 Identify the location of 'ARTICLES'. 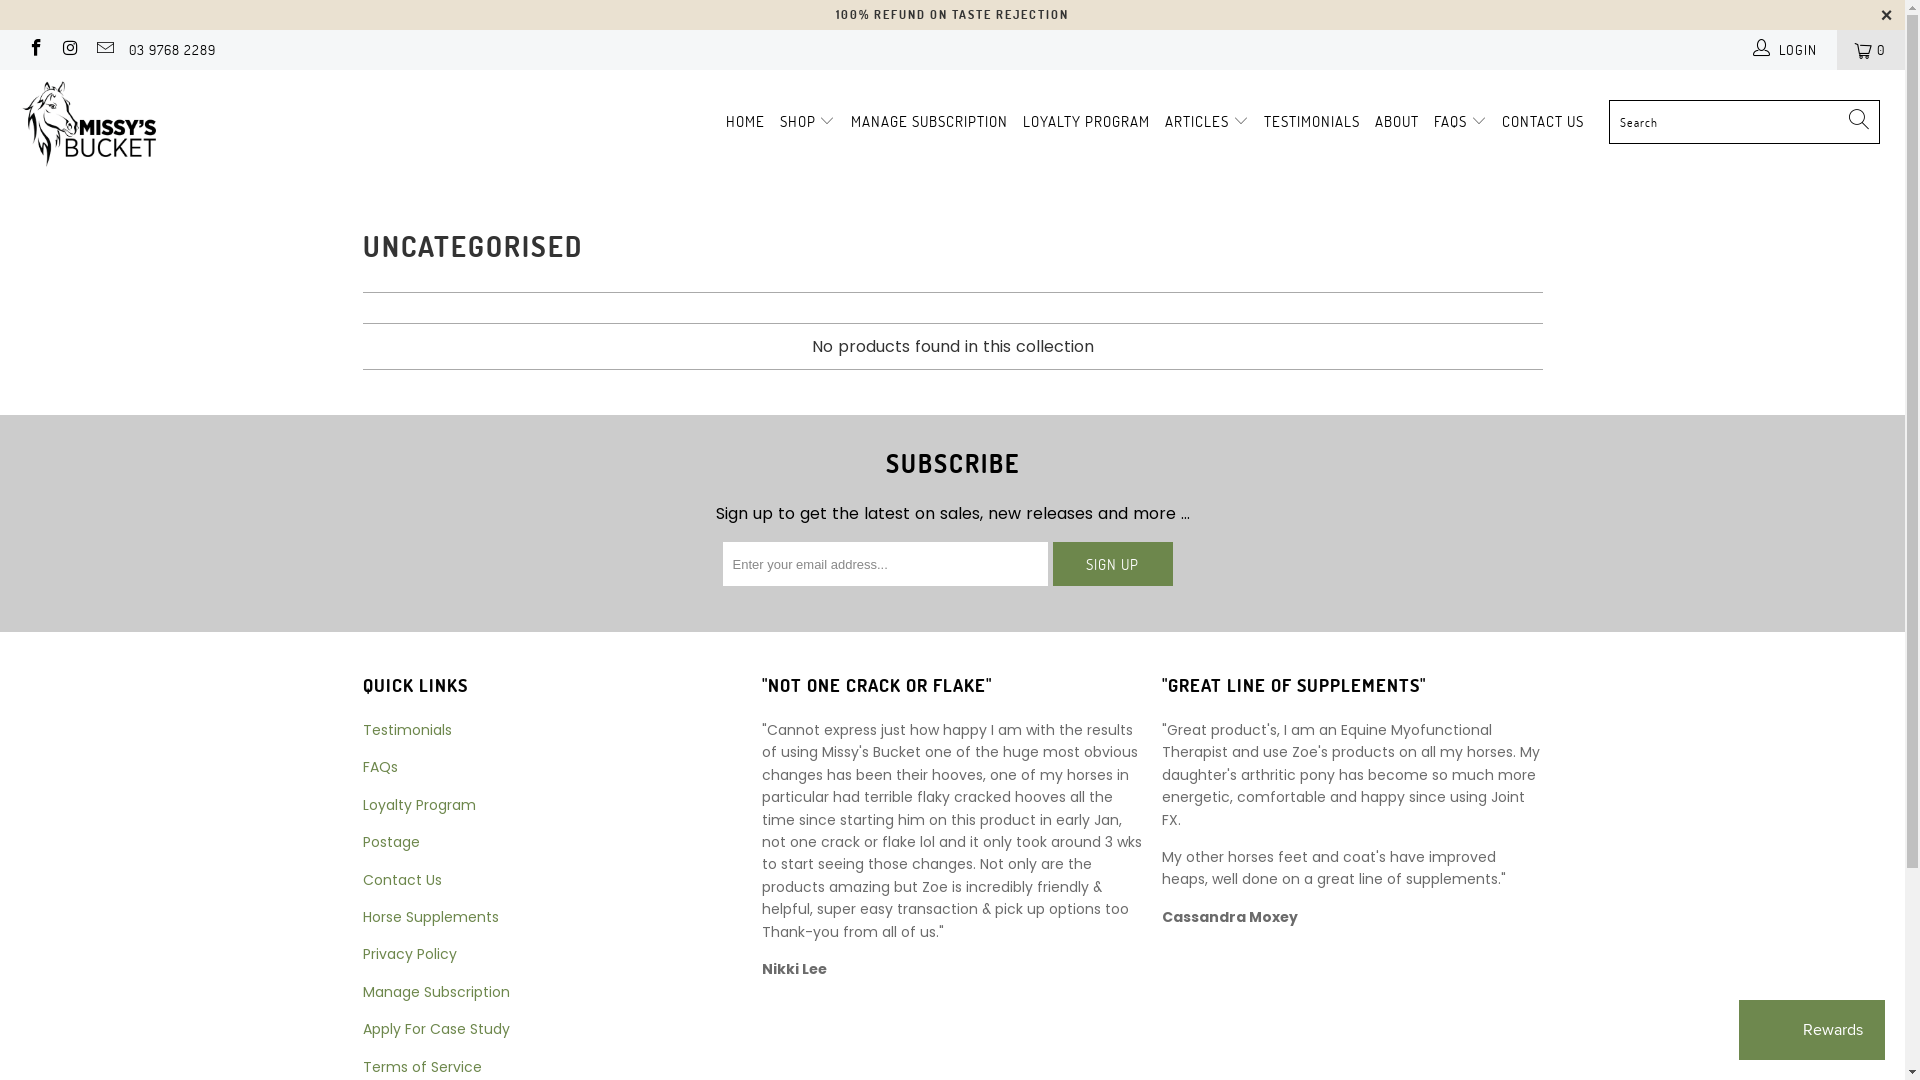
(1205, 122).